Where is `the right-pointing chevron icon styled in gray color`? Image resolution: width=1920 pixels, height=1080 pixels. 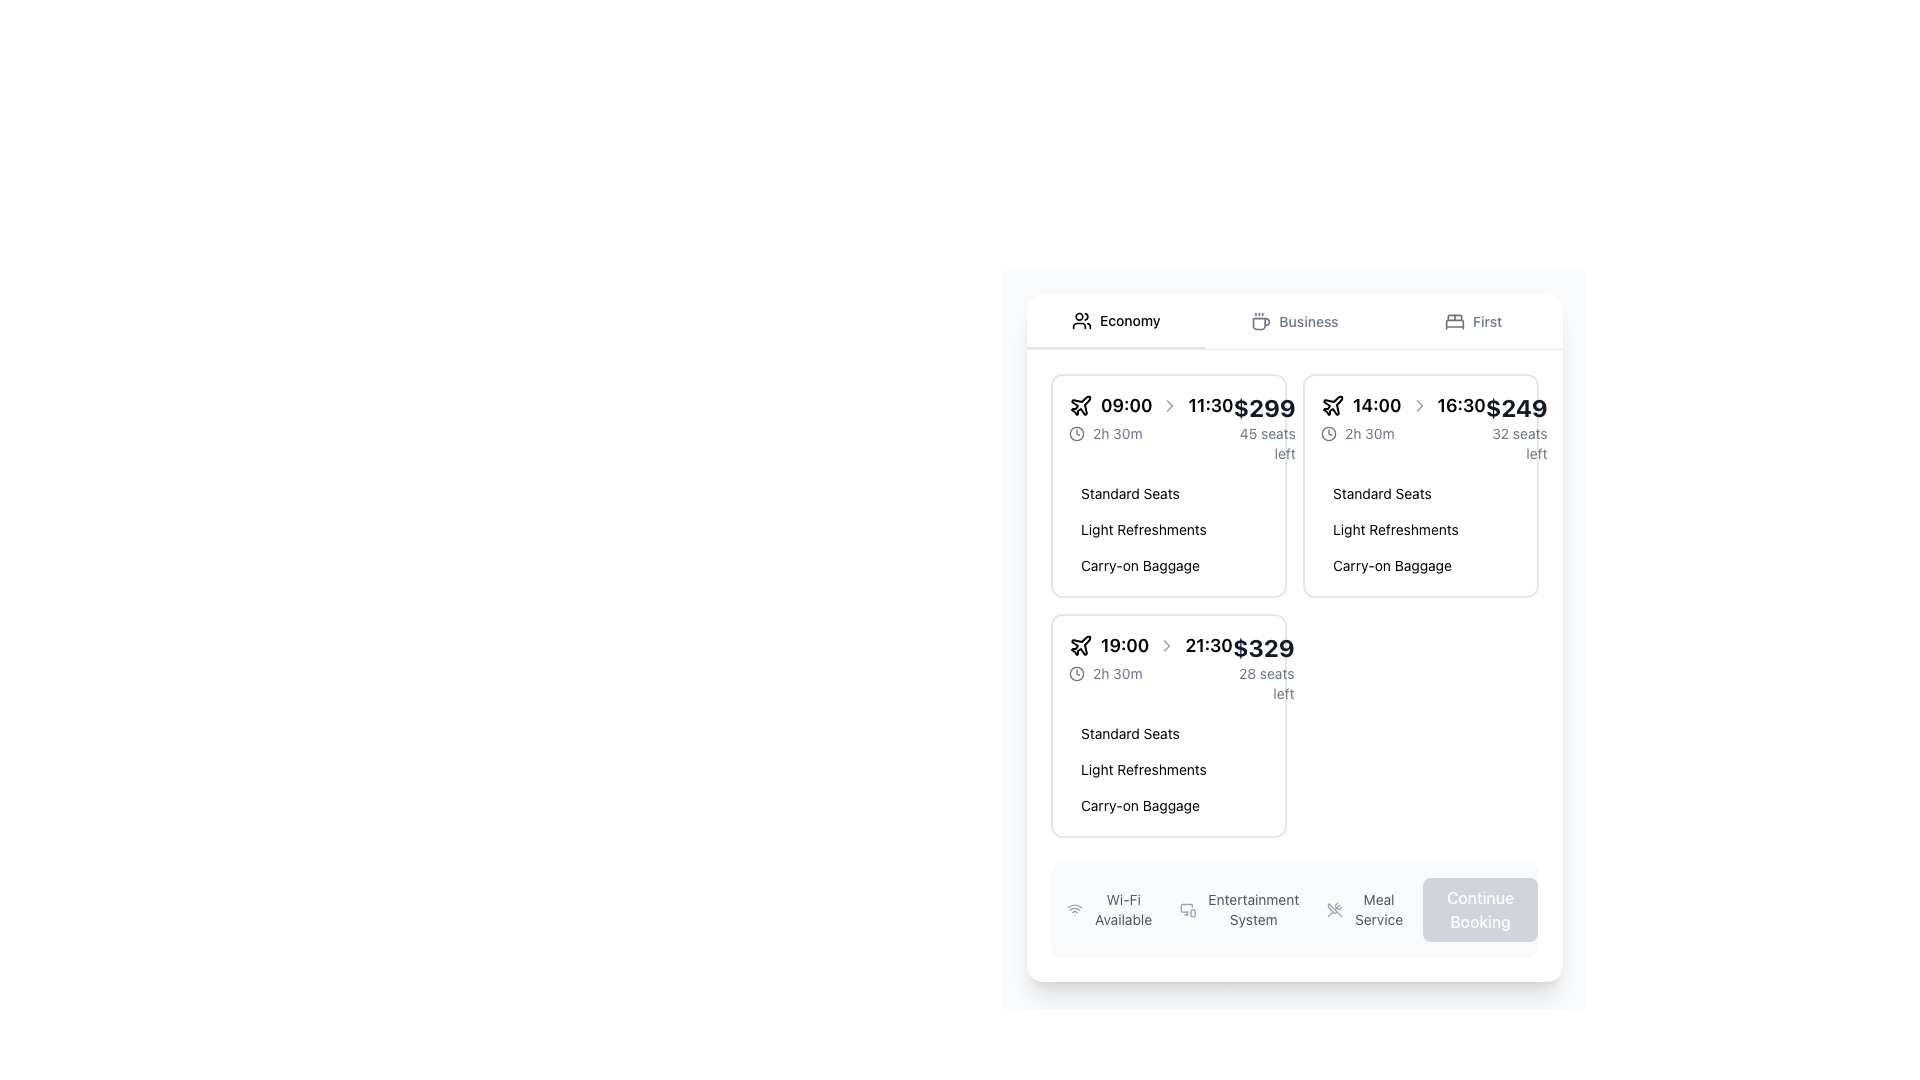
the right-pointing chevron icon styled in gray color is located at coordinates (1170, 405).